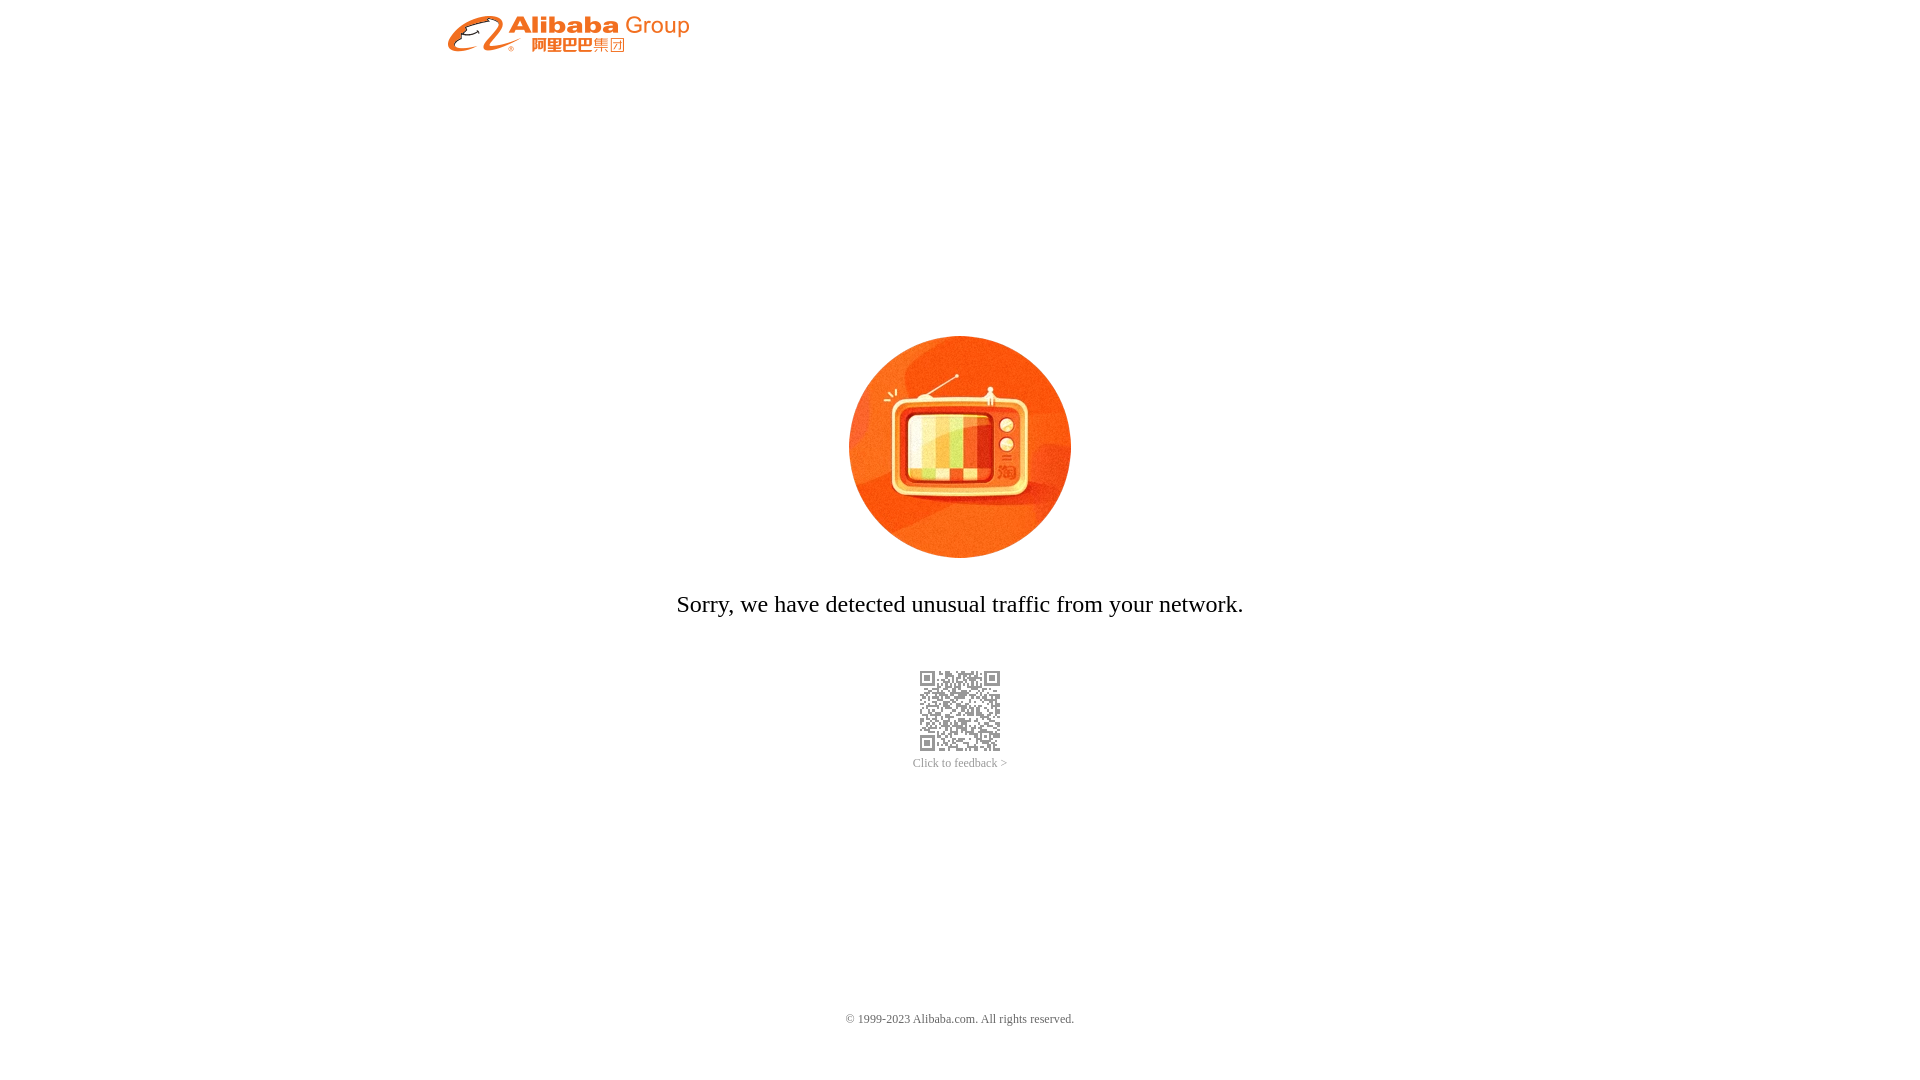  What do you see at coordinates (960, 763) in the screenshot?
I see `'Click to feedback >'` at bounding box center [960, 763].